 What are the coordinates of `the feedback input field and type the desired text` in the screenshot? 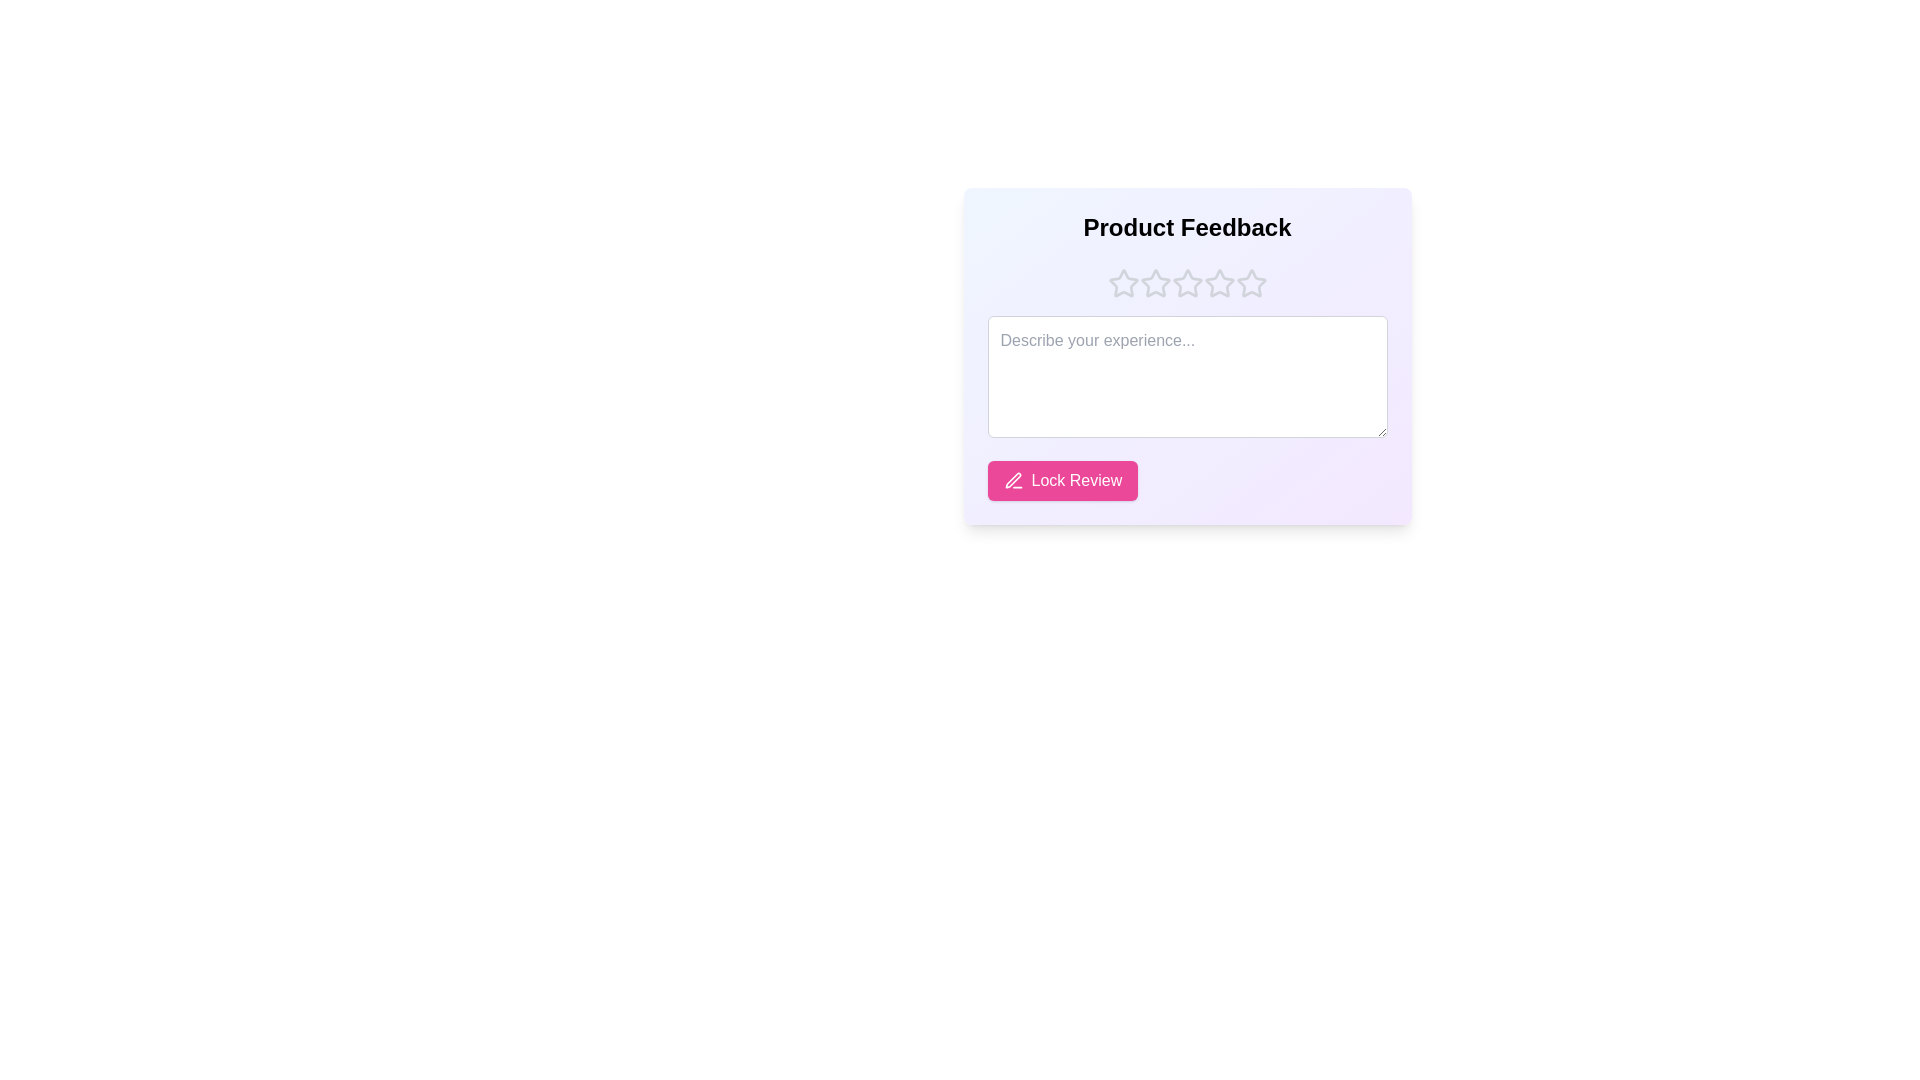 It's located at (1187, 377).